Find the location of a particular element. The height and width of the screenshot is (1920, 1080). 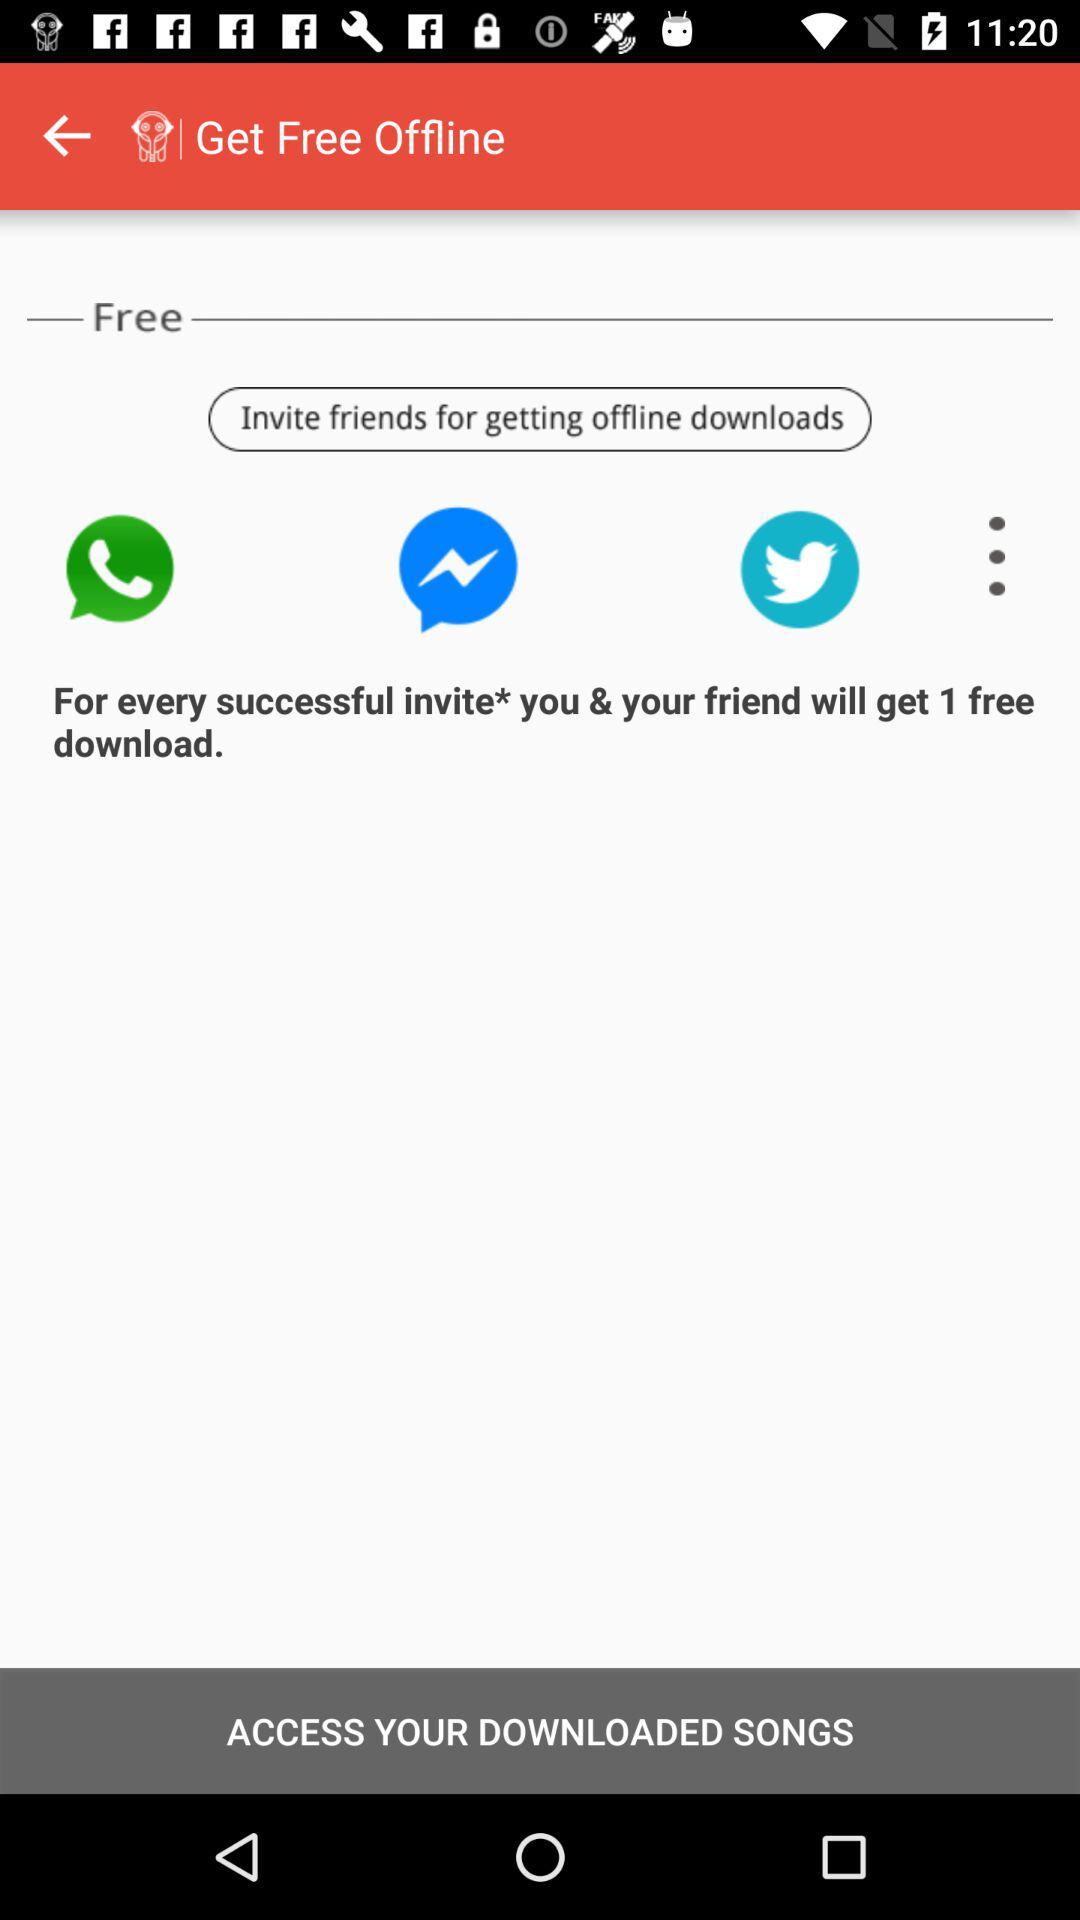

call someone is located at coordinates (118, 568).